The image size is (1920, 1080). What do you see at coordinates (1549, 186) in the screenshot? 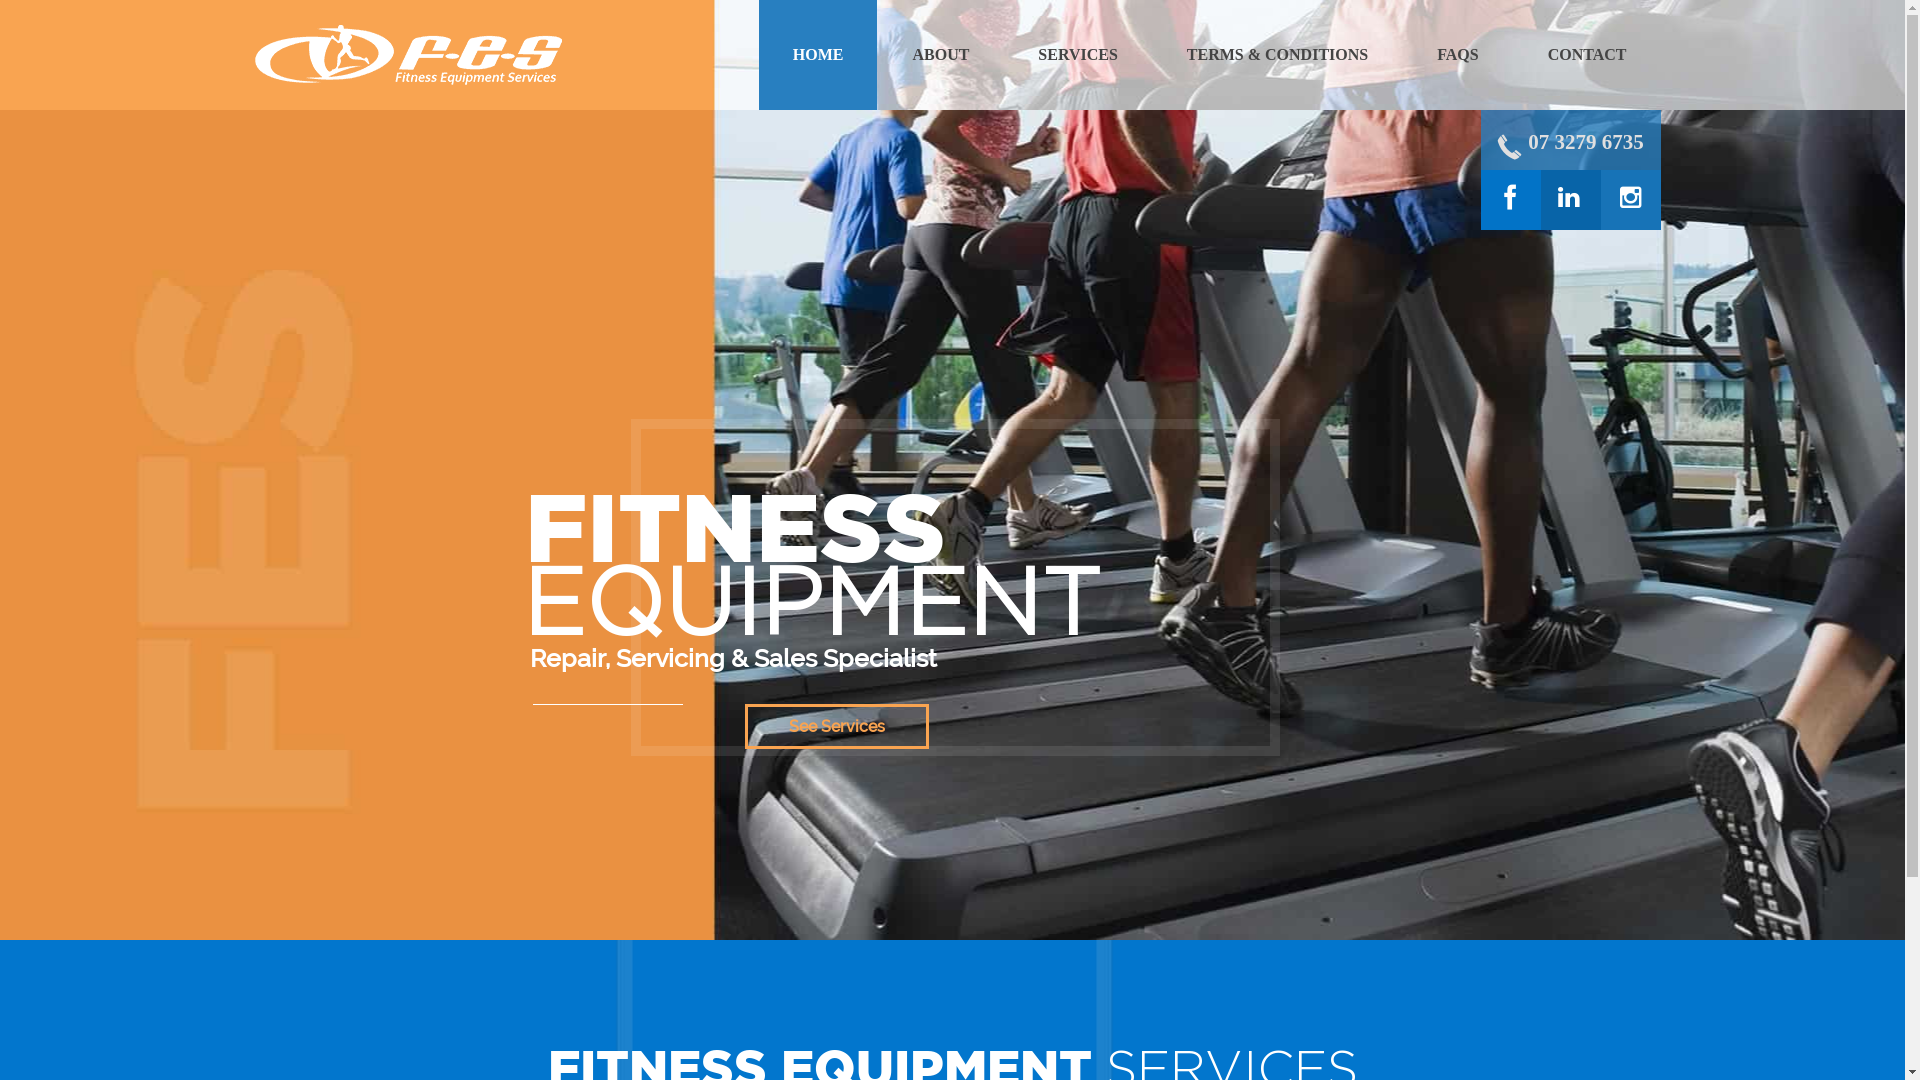
I see `'linkedin'` at bounding box center [1549, 186].